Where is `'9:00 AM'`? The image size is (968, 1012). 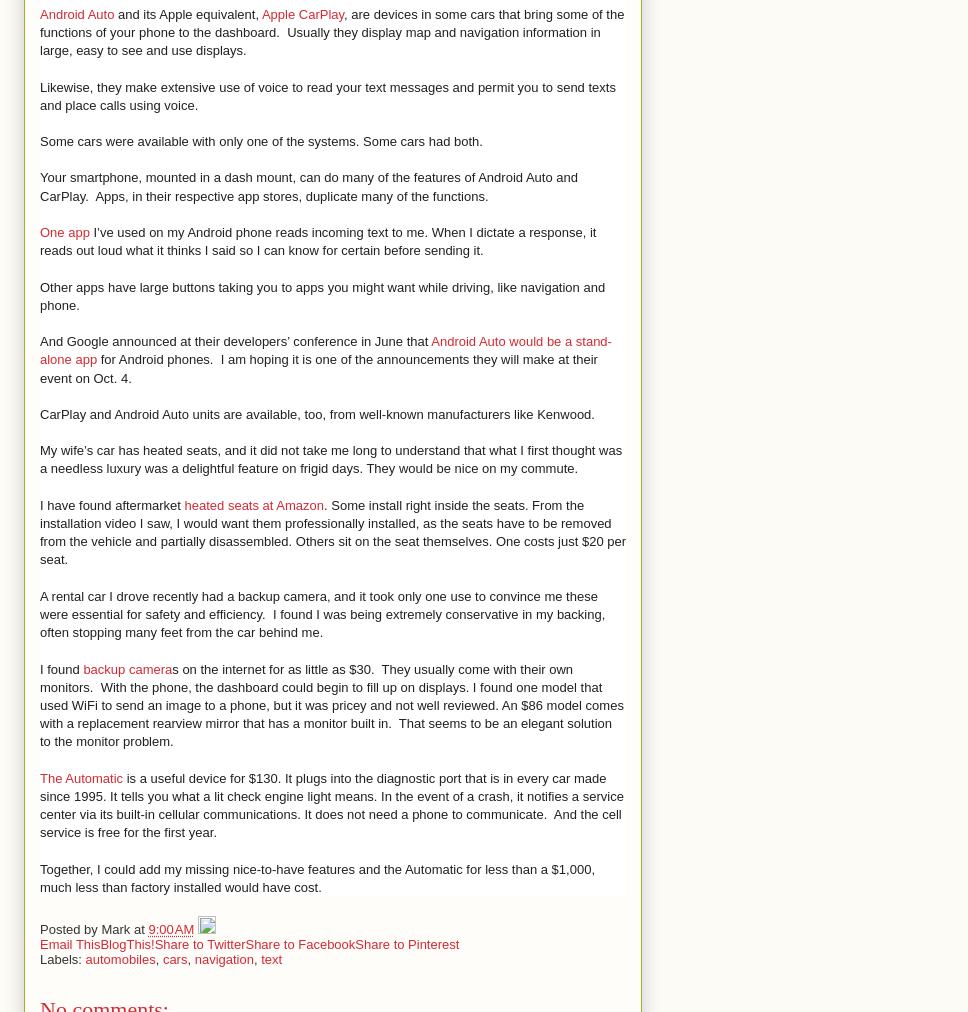
'9:00 AM' is located at coordinates (171, 929).